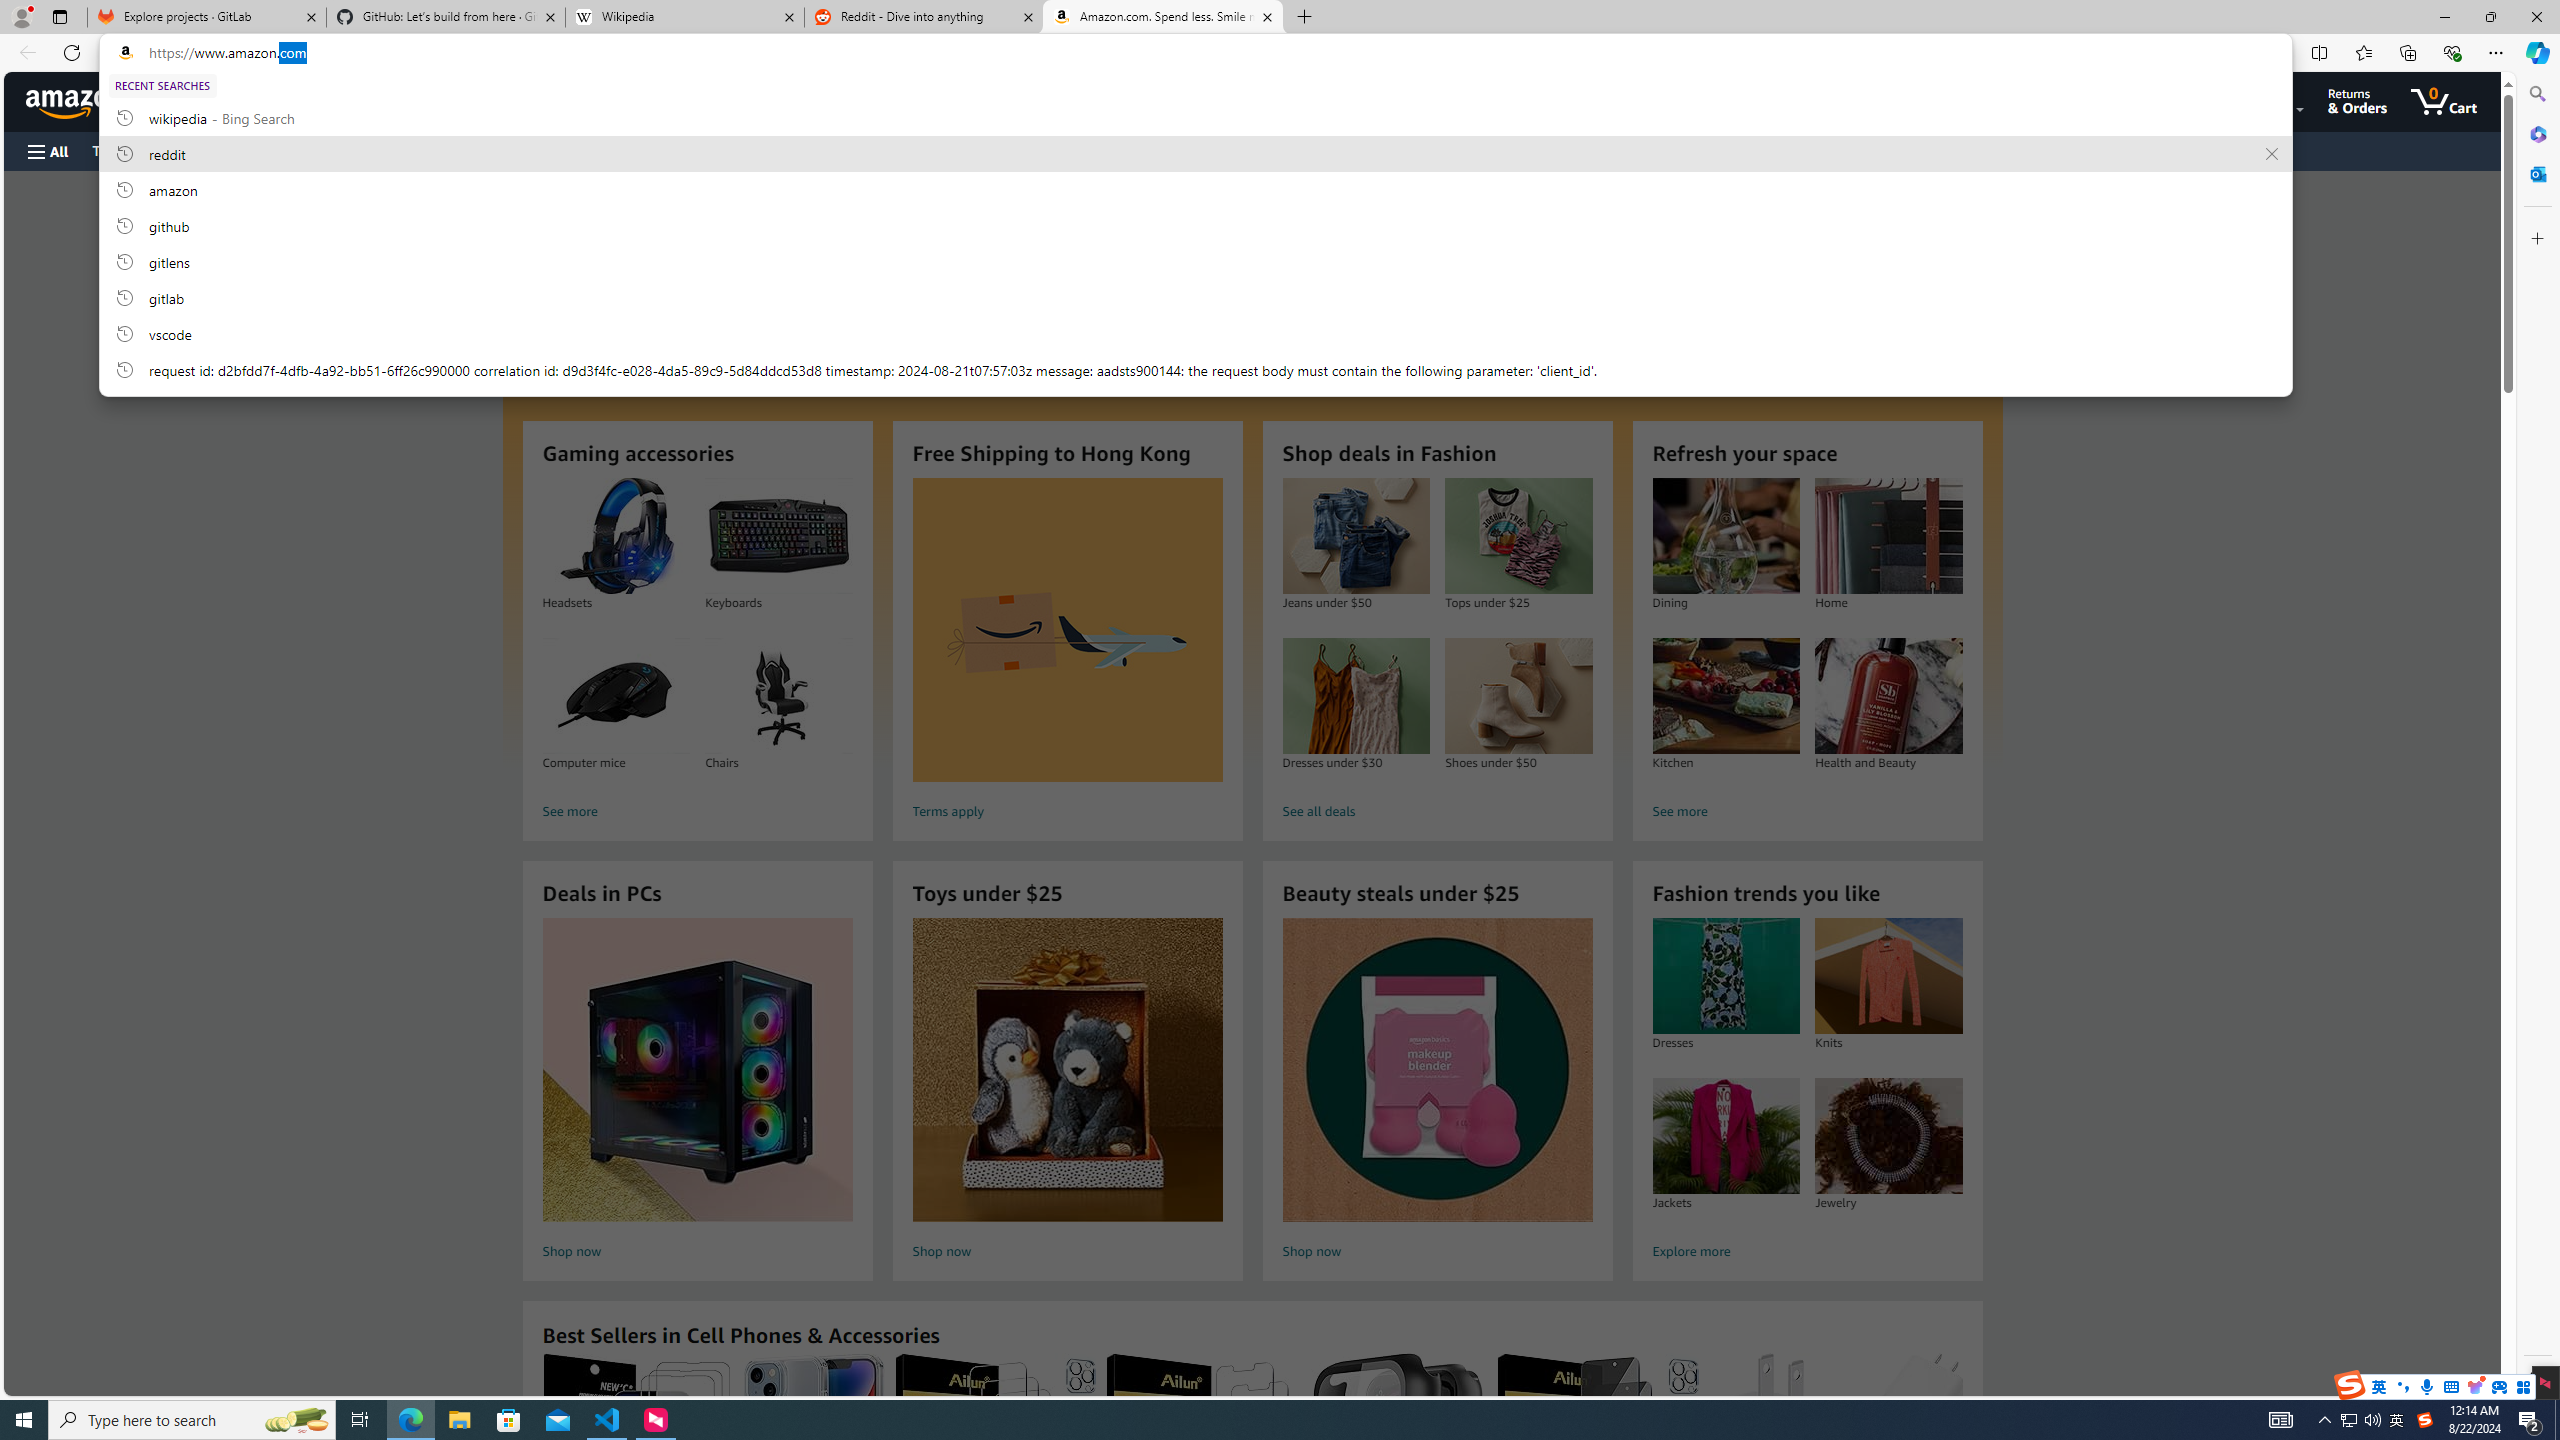 The height and width of the screenshot is (1440, 2560). What do you see at coordinates (1519, 536) in the screenshot?
I see `'Tops under $25'` at bounding box center [1519, 536].